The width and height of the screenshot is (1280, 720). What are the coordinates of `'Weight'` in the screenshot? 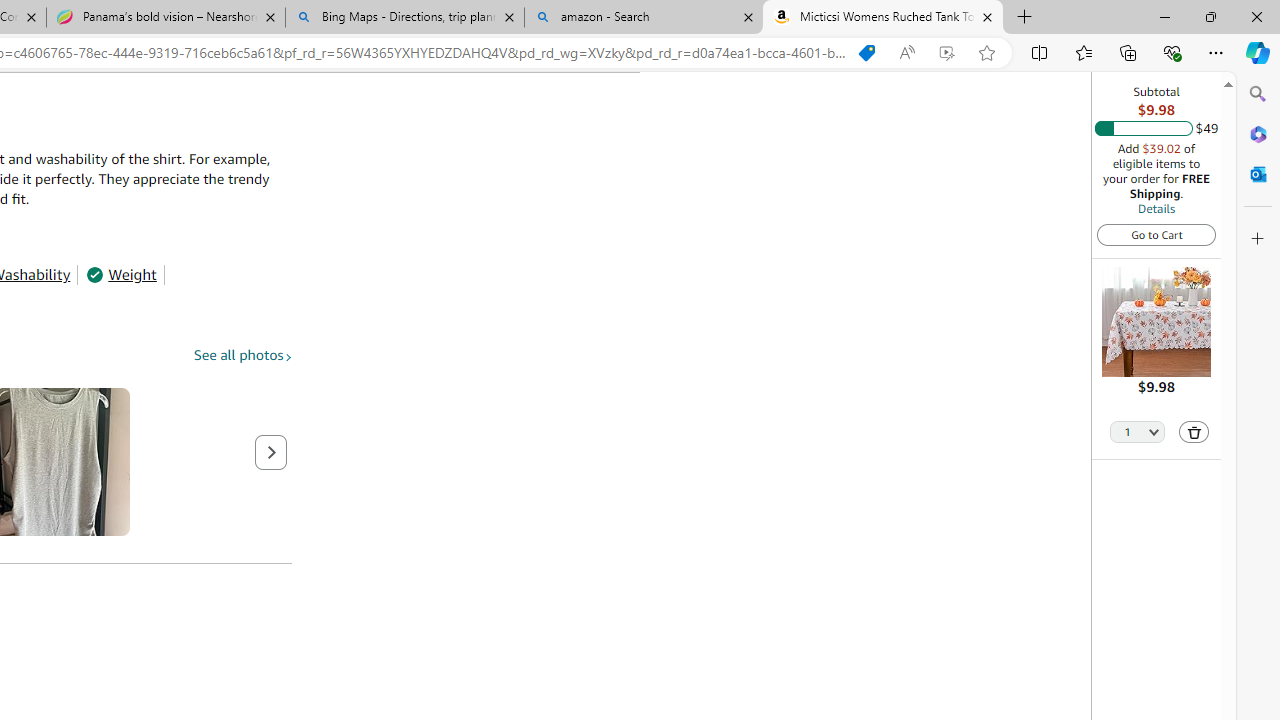 It's located at (120, 275).